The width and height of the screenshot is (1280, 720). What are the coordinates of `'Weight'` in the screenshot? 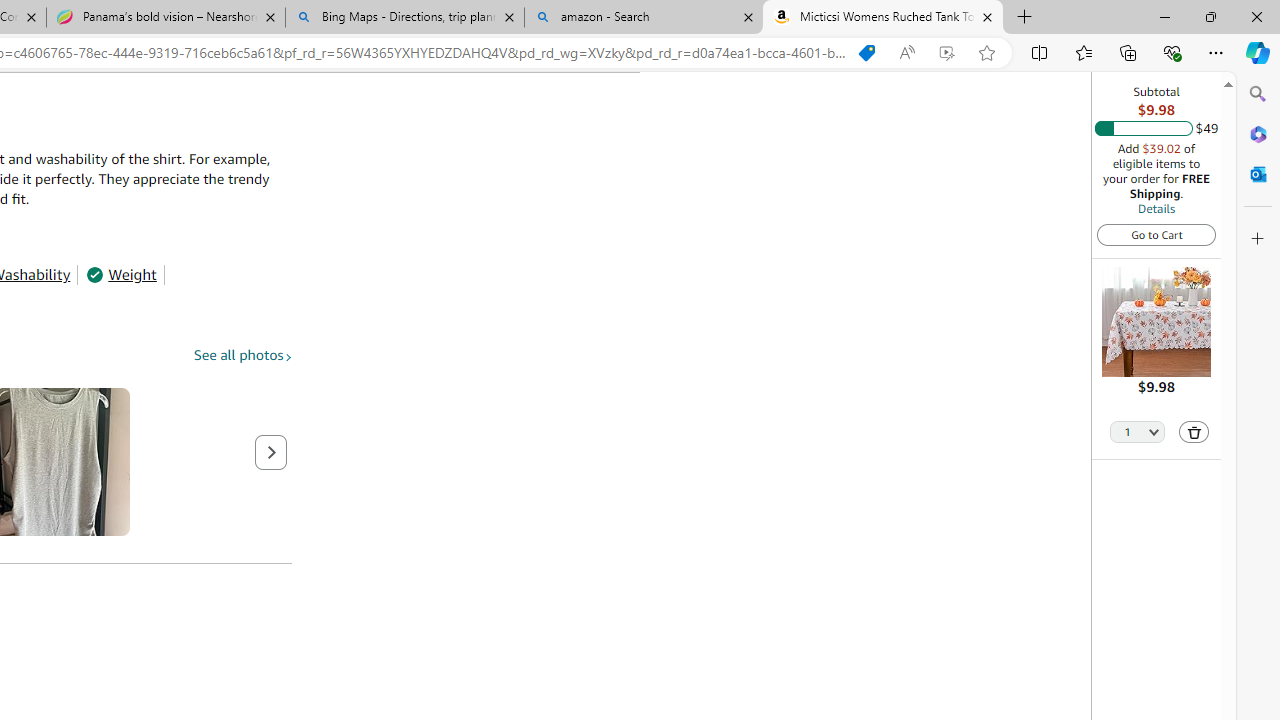 It's located at (120, 275).